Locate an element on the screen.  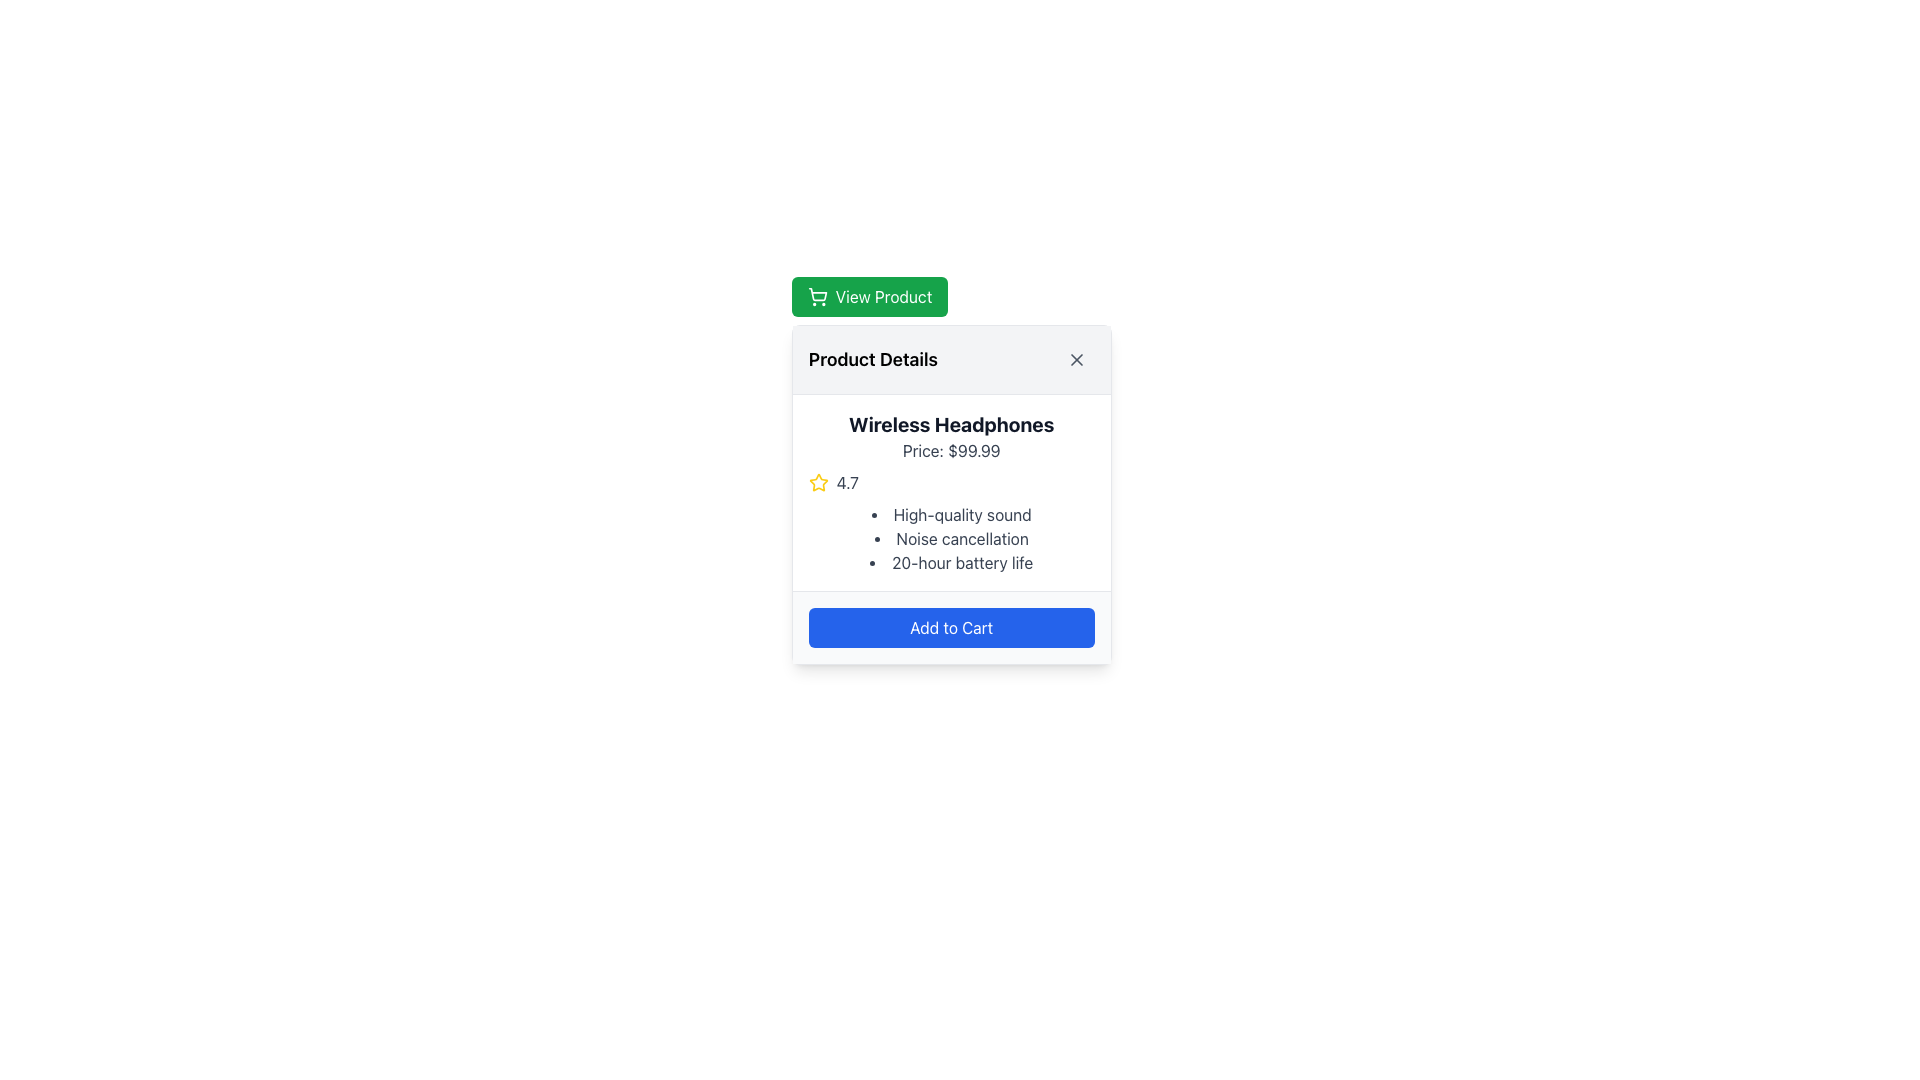
the button located at the bottom of the product features section is located at coordinates (950, 626).